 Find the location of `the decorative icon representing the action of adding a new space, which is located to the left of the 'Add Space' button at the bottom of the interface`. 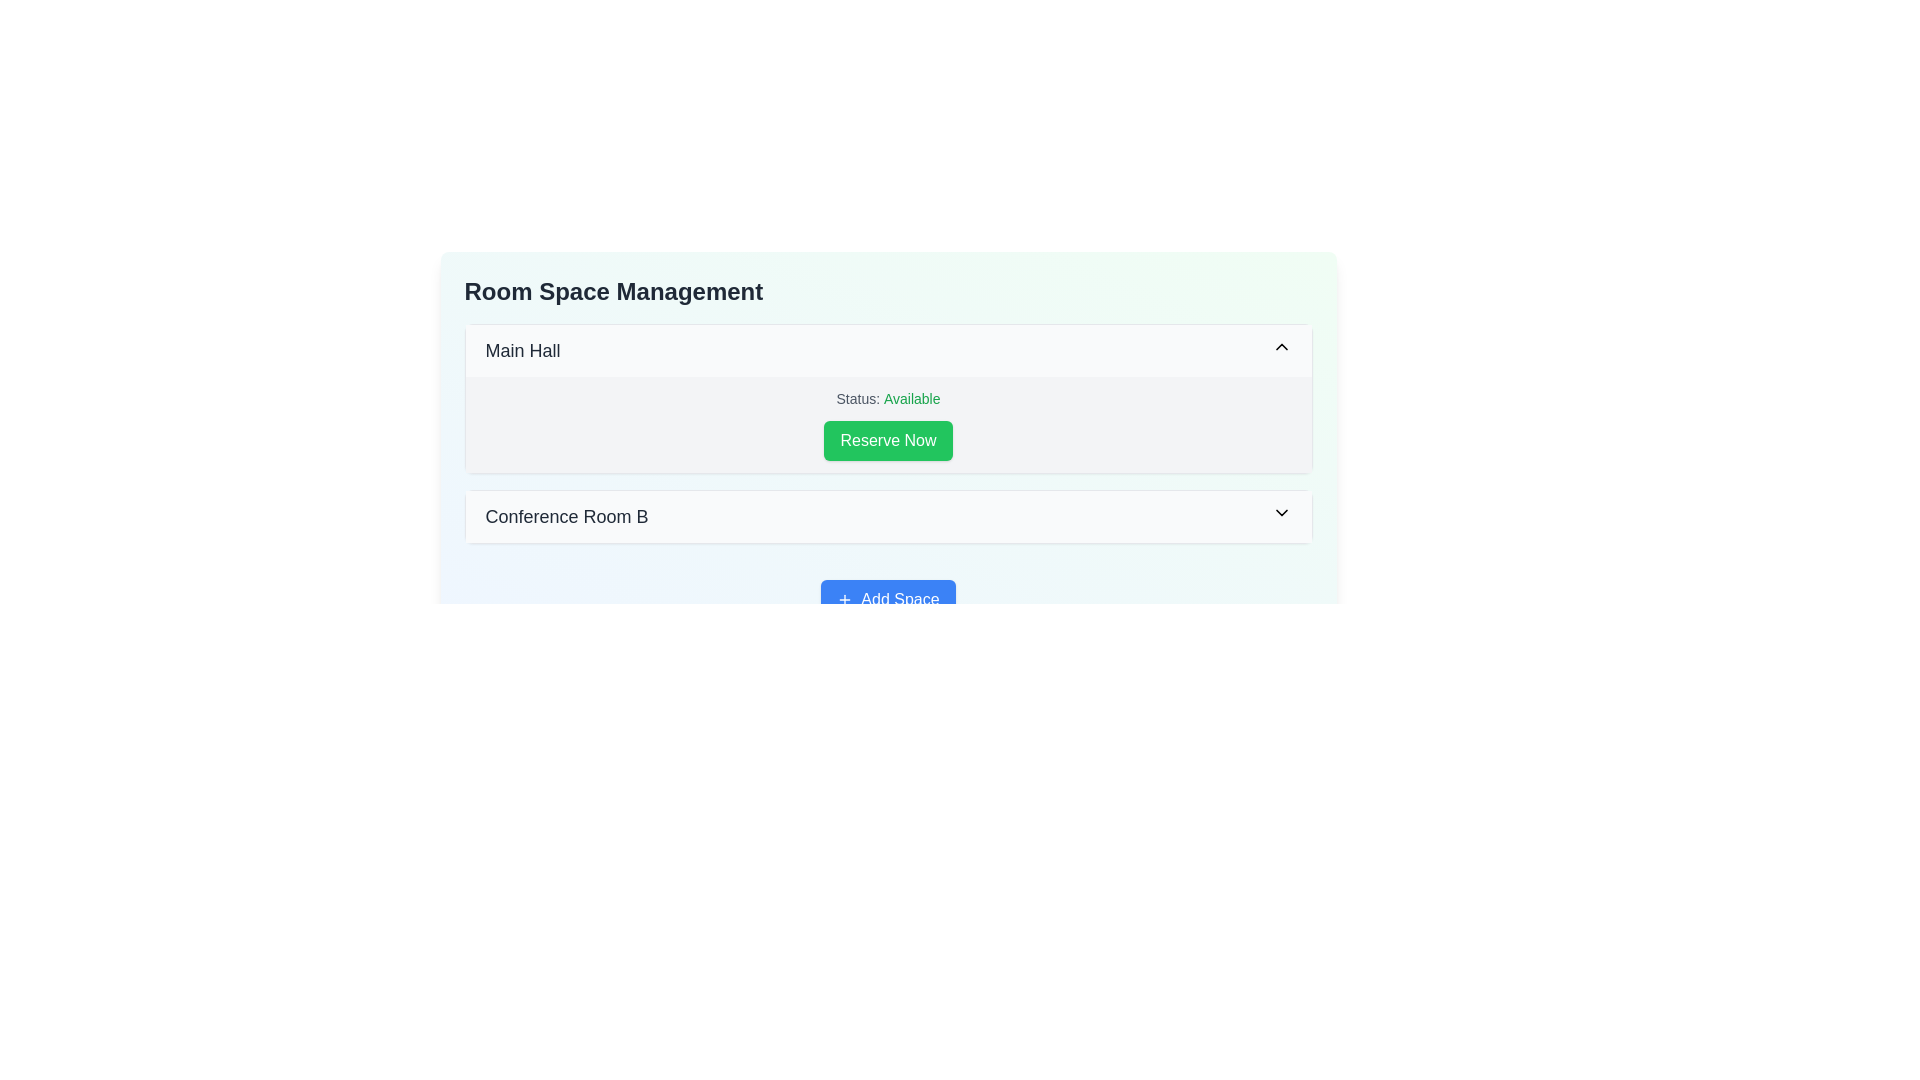

the decorative icon representing the action of adding a new space, which is located to the left of the 'Add Space' button at the bottom of the interface is located at coordinates (845, 599).